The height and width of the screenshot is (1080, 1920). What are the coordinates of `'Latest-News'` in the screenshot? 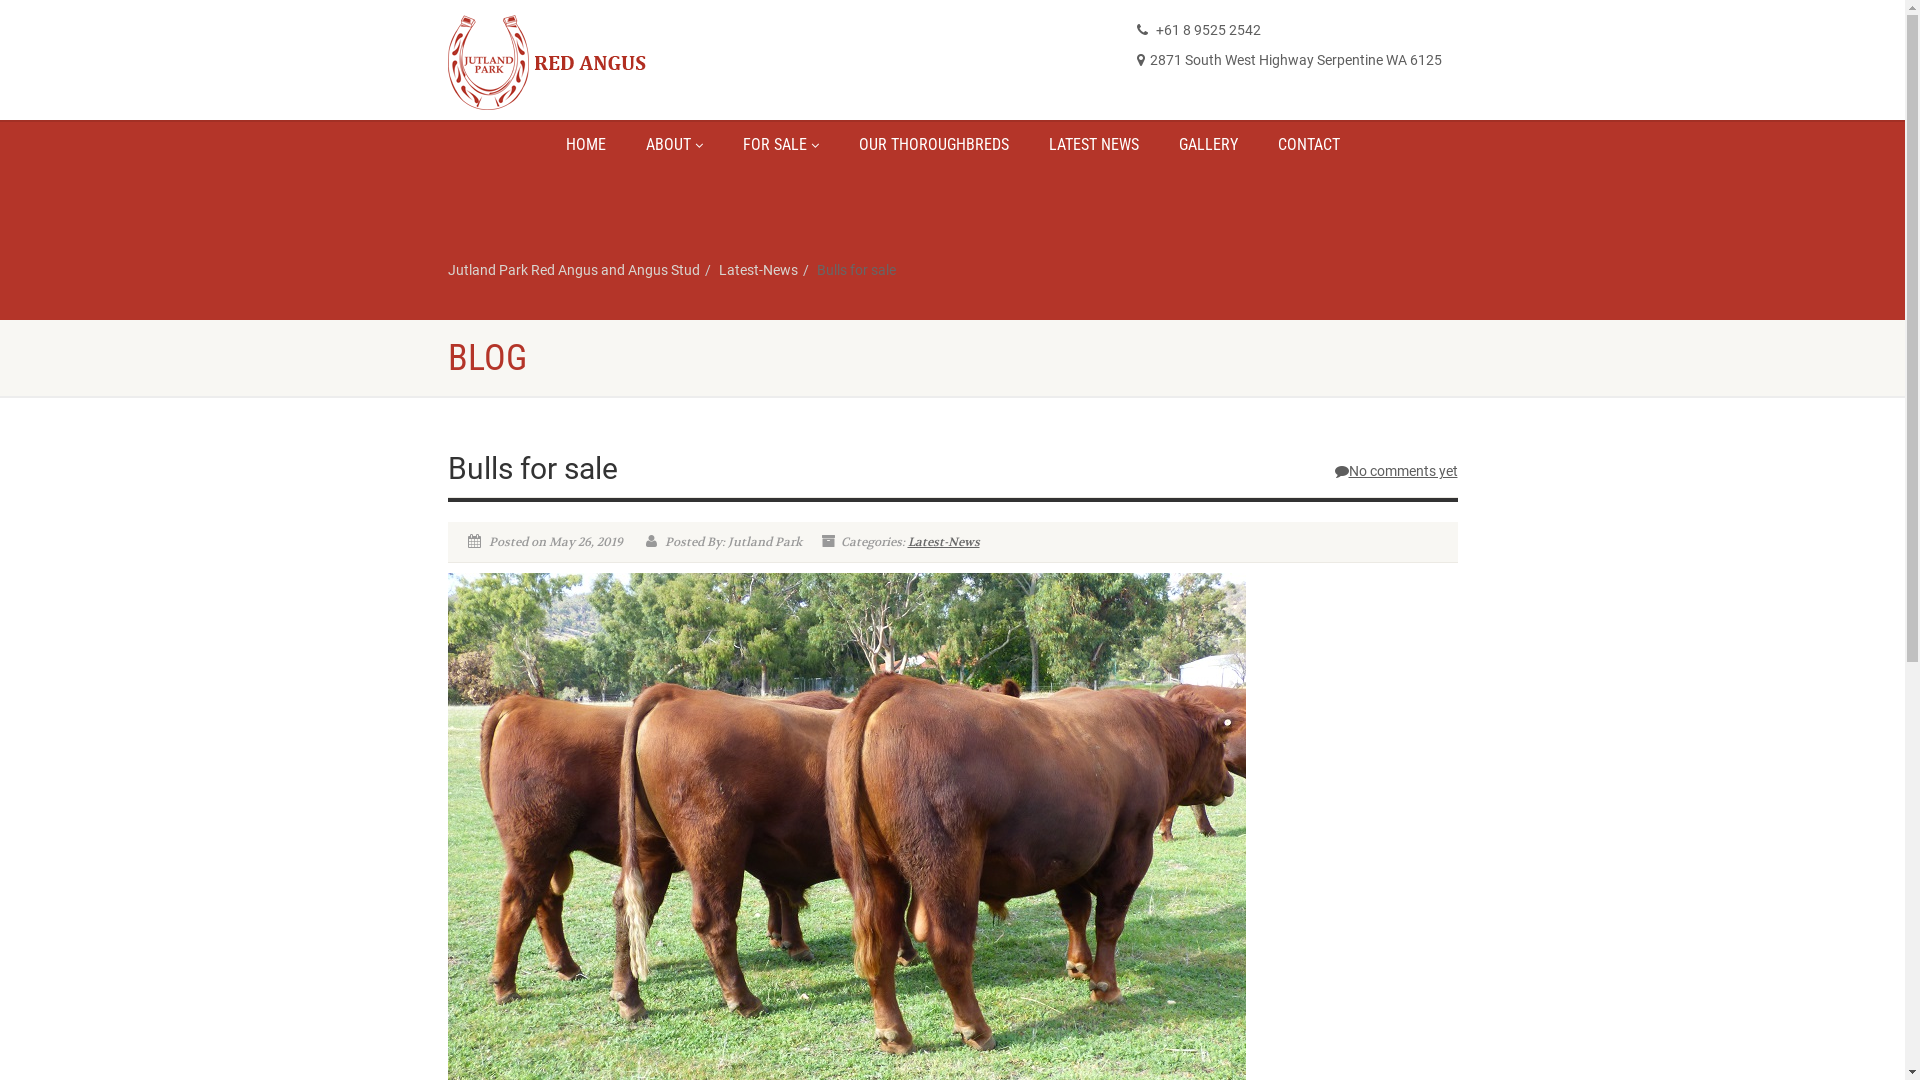 It's located at (943, 541).